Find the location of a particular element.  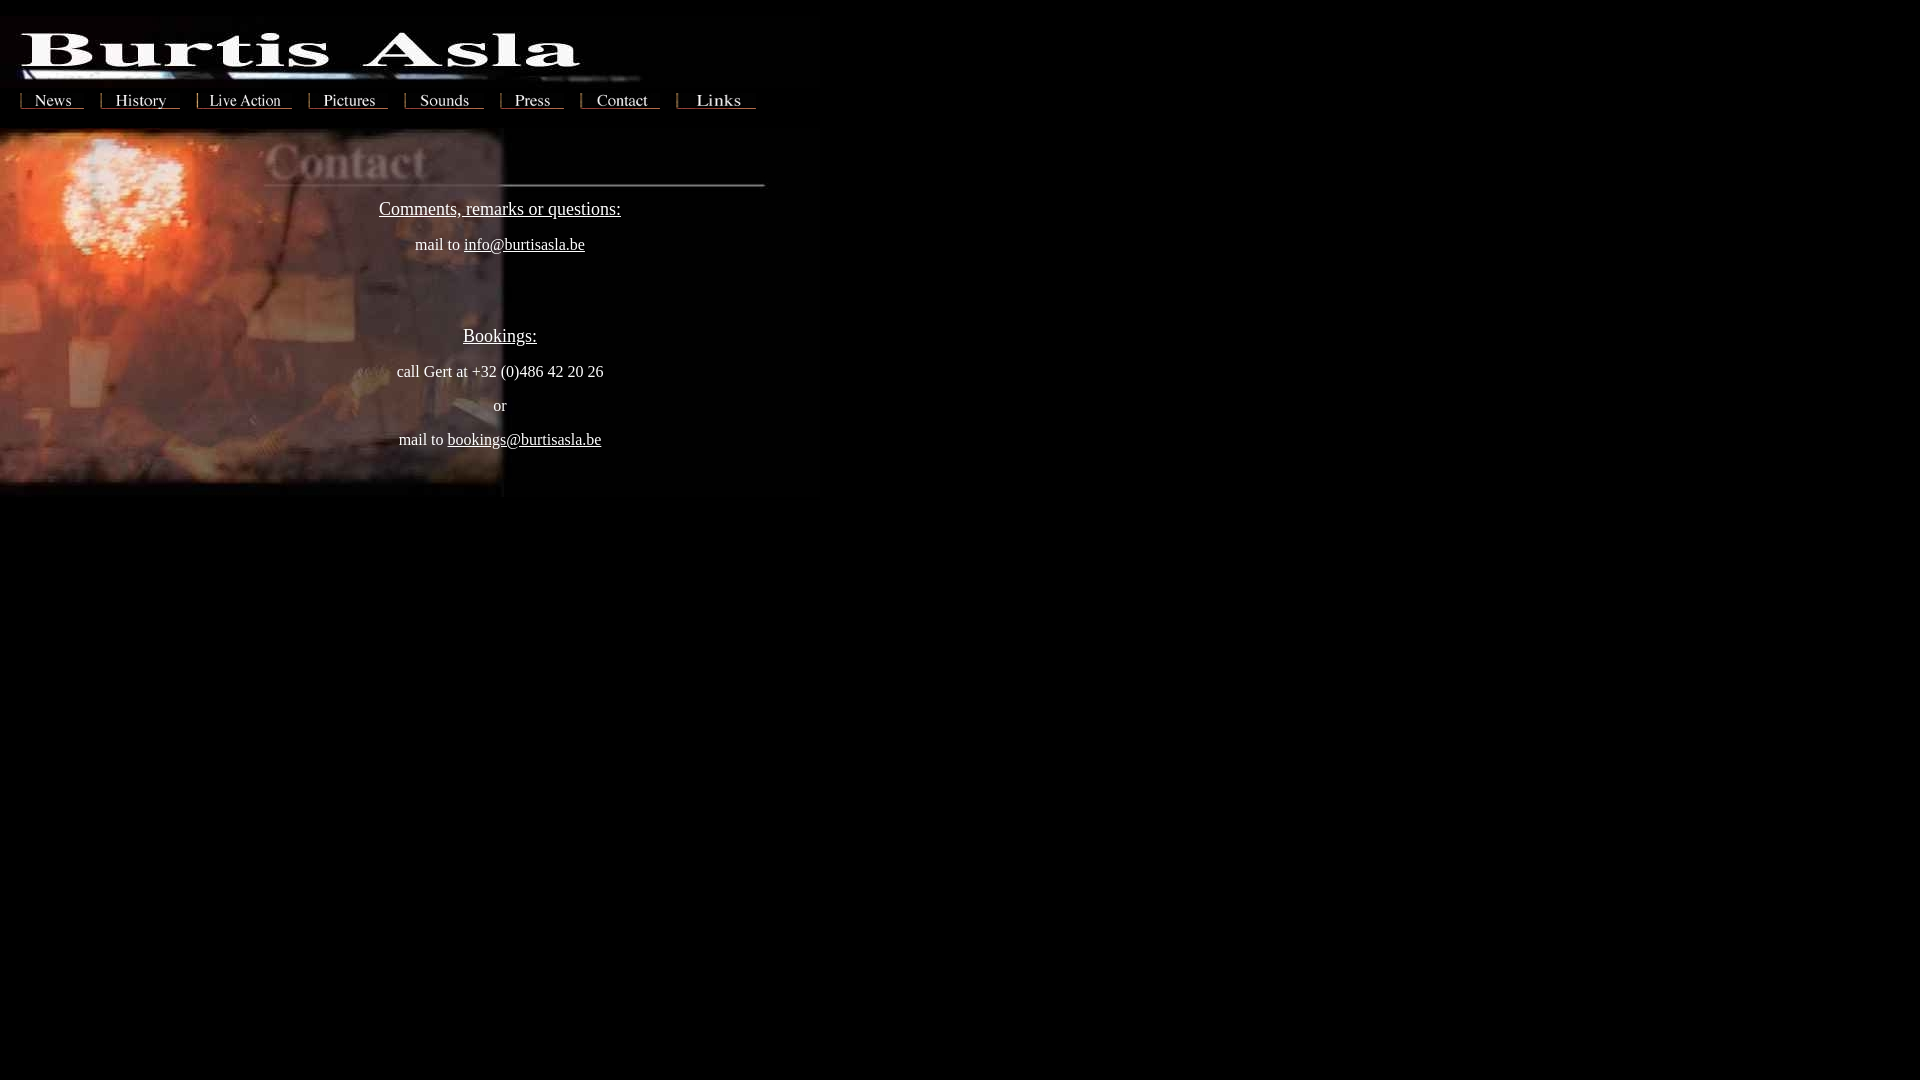

'bookings@burtisasla.be' is located at coordinates (524, 438).